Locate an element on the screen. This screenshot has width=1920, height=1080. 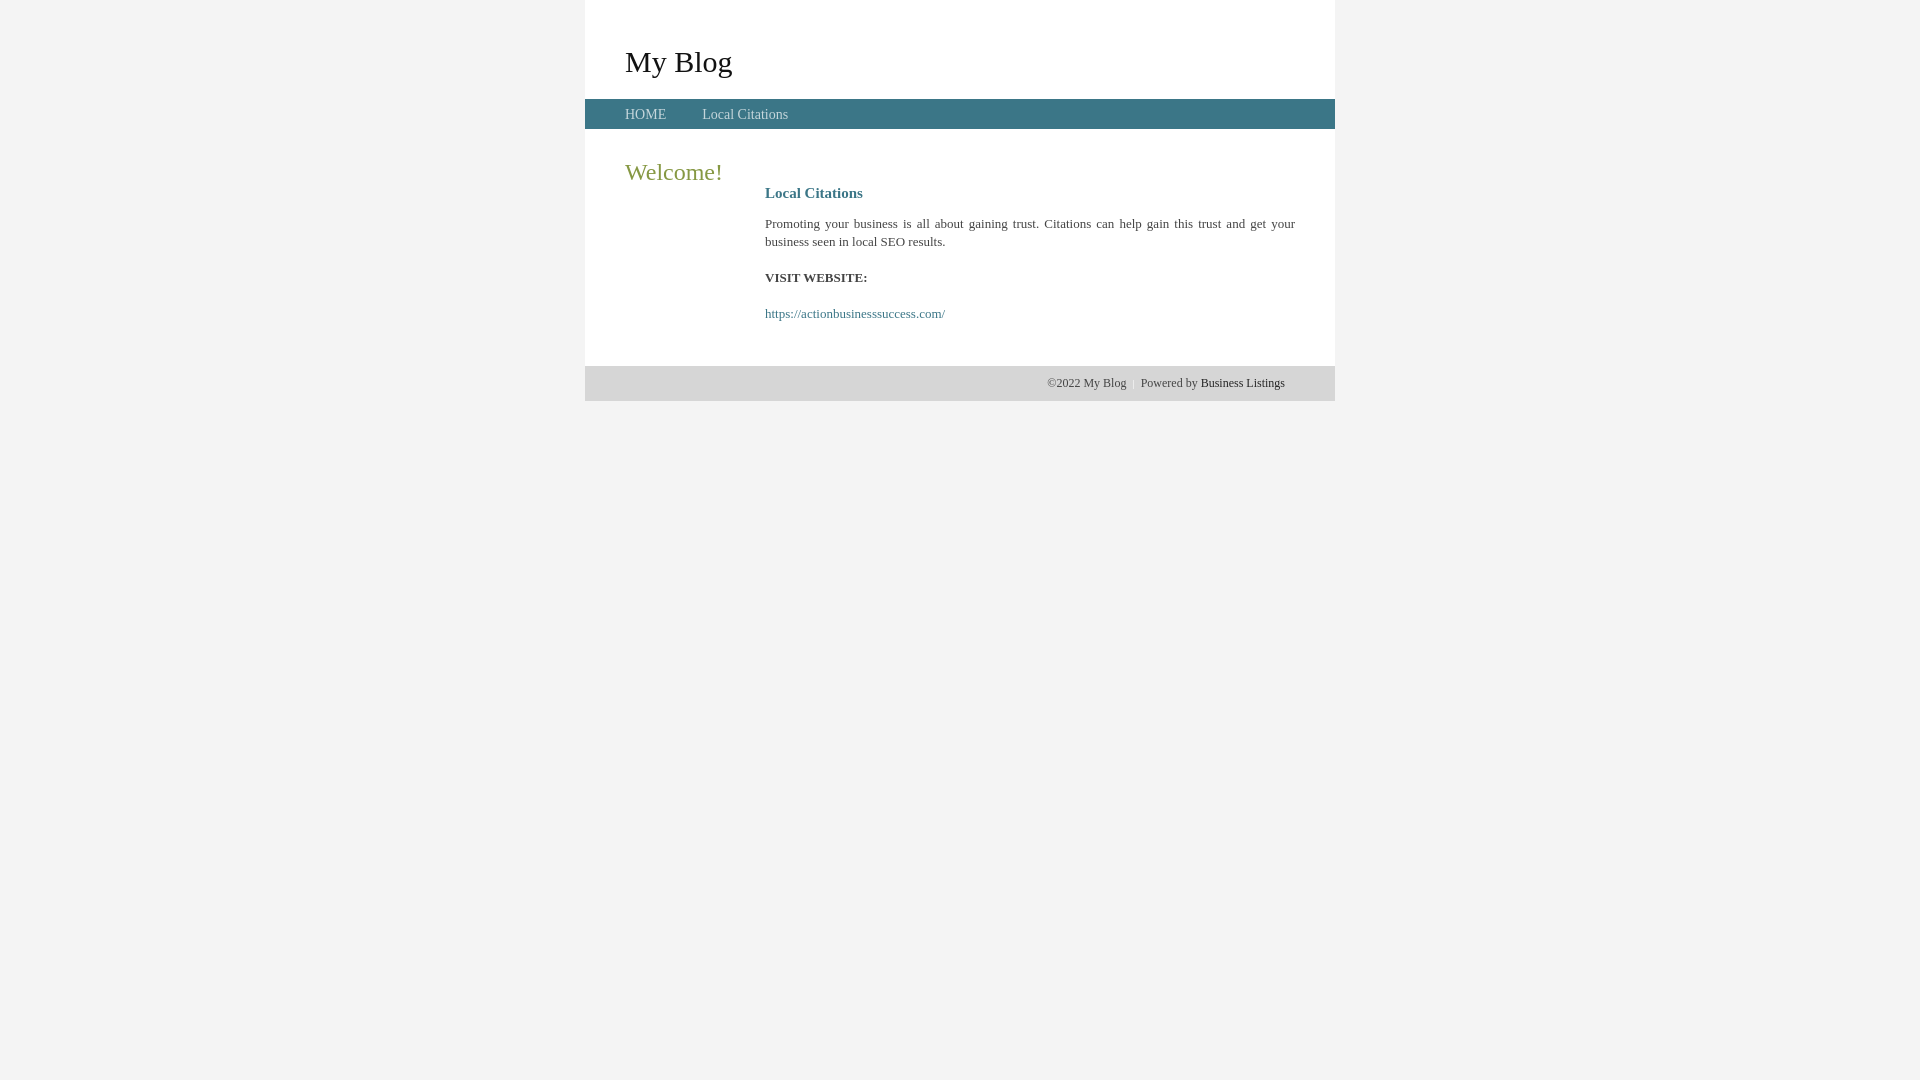
'My Blog' is located at coordinates (678, 60).